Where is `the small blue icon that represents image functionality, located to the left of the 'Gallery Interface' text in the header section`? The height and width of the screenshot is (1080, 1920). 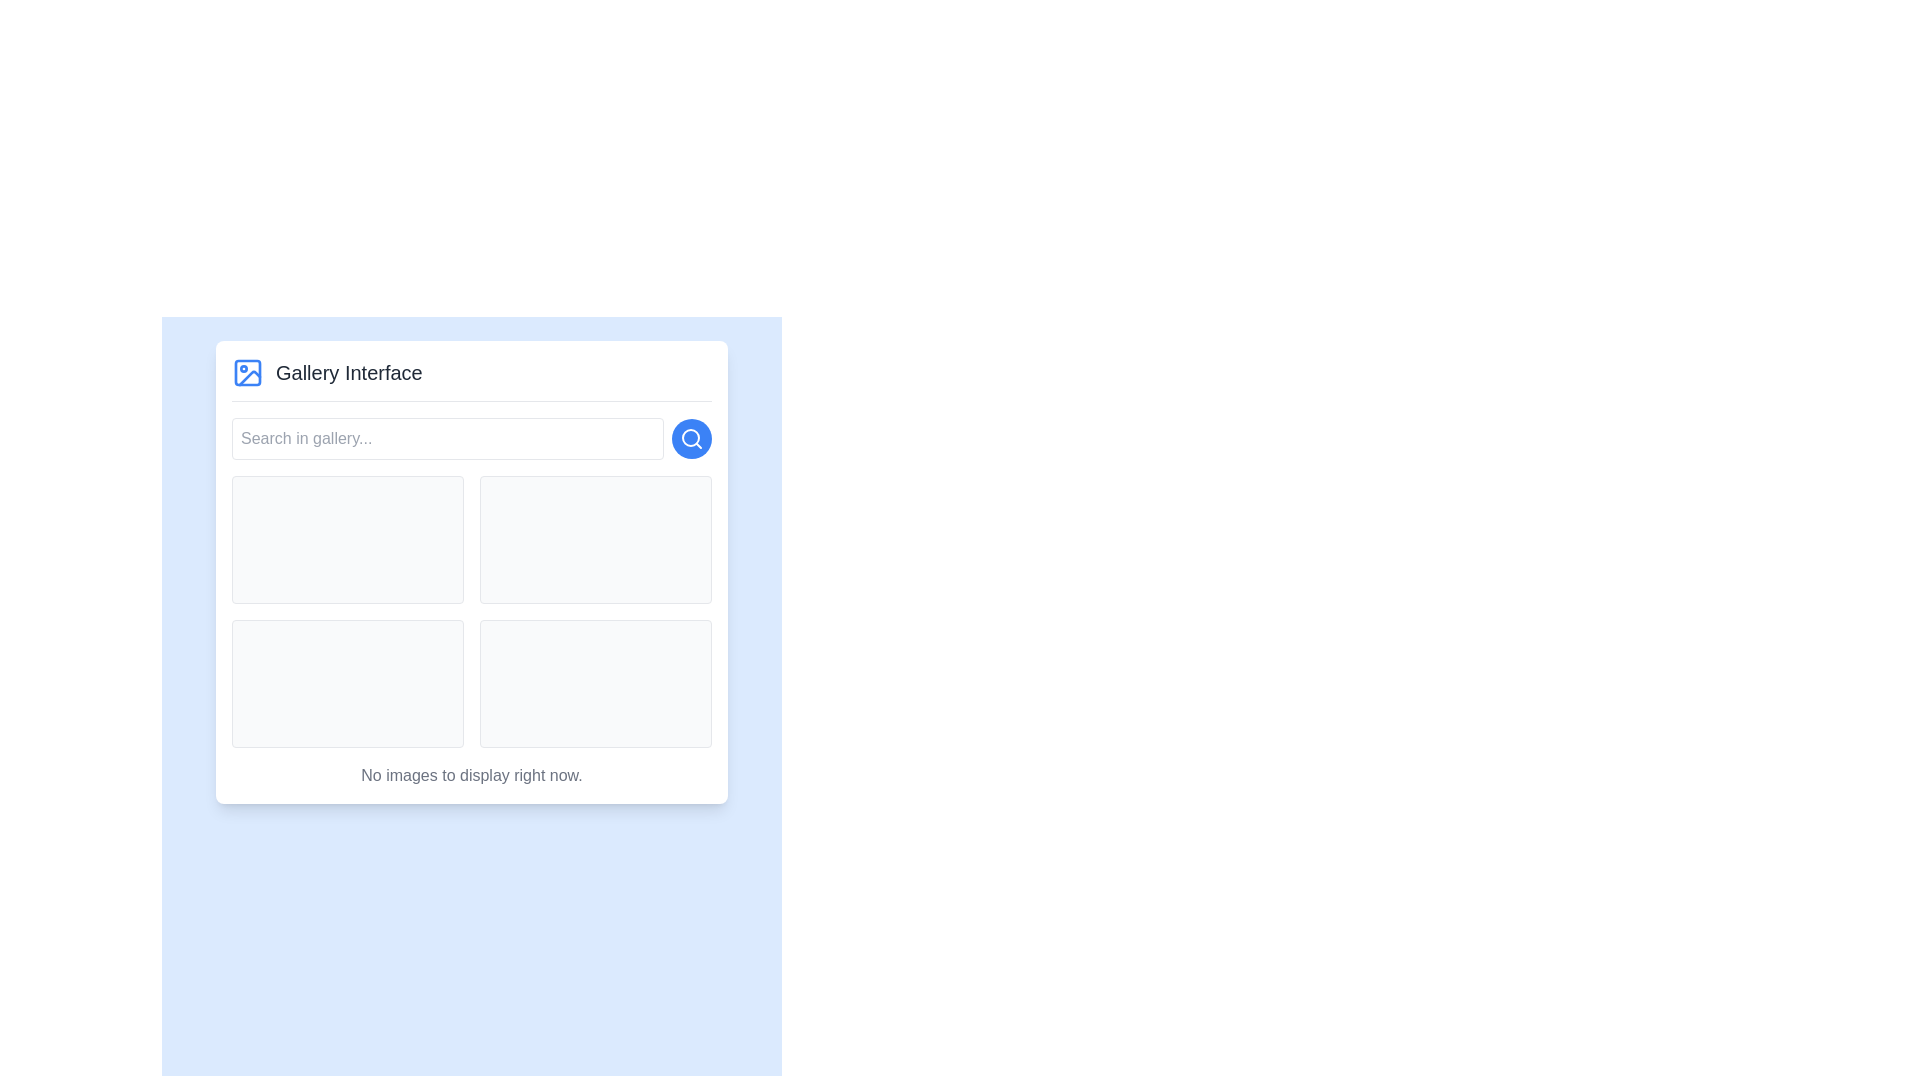
the small blue icon that represents image functionality, located to the left of the 'Gallery Interface' text in the header section is located at coordinates (247, 373).